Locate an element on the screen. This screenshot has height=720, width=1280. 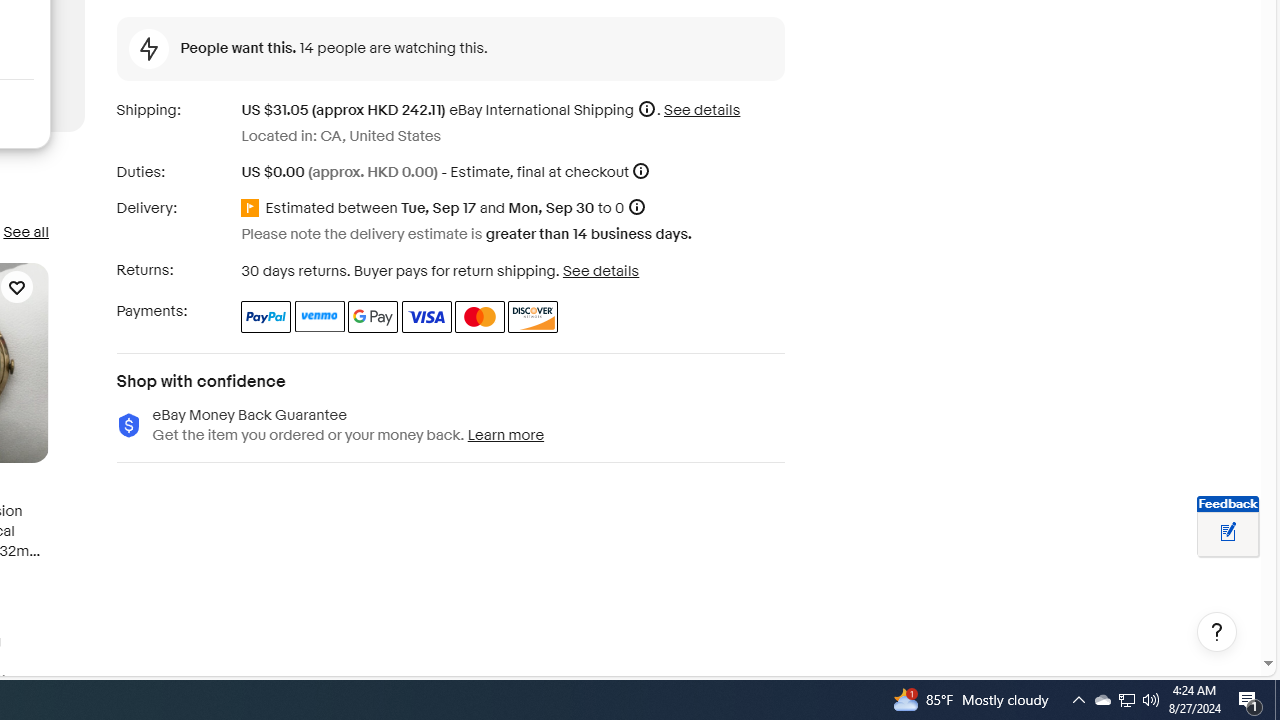
'See details - for more information about returns' is located at coordinates (599, 270).